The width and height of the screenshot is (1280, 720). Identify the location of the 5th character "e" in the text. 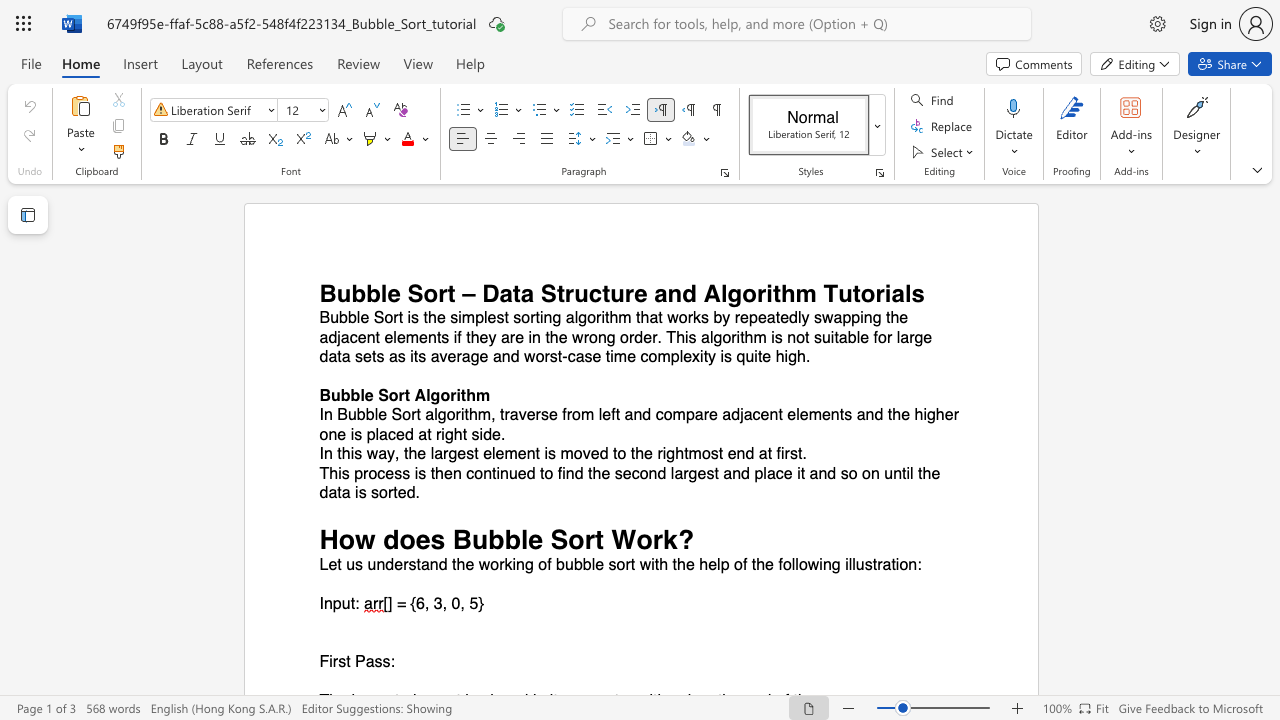
(626, 473).